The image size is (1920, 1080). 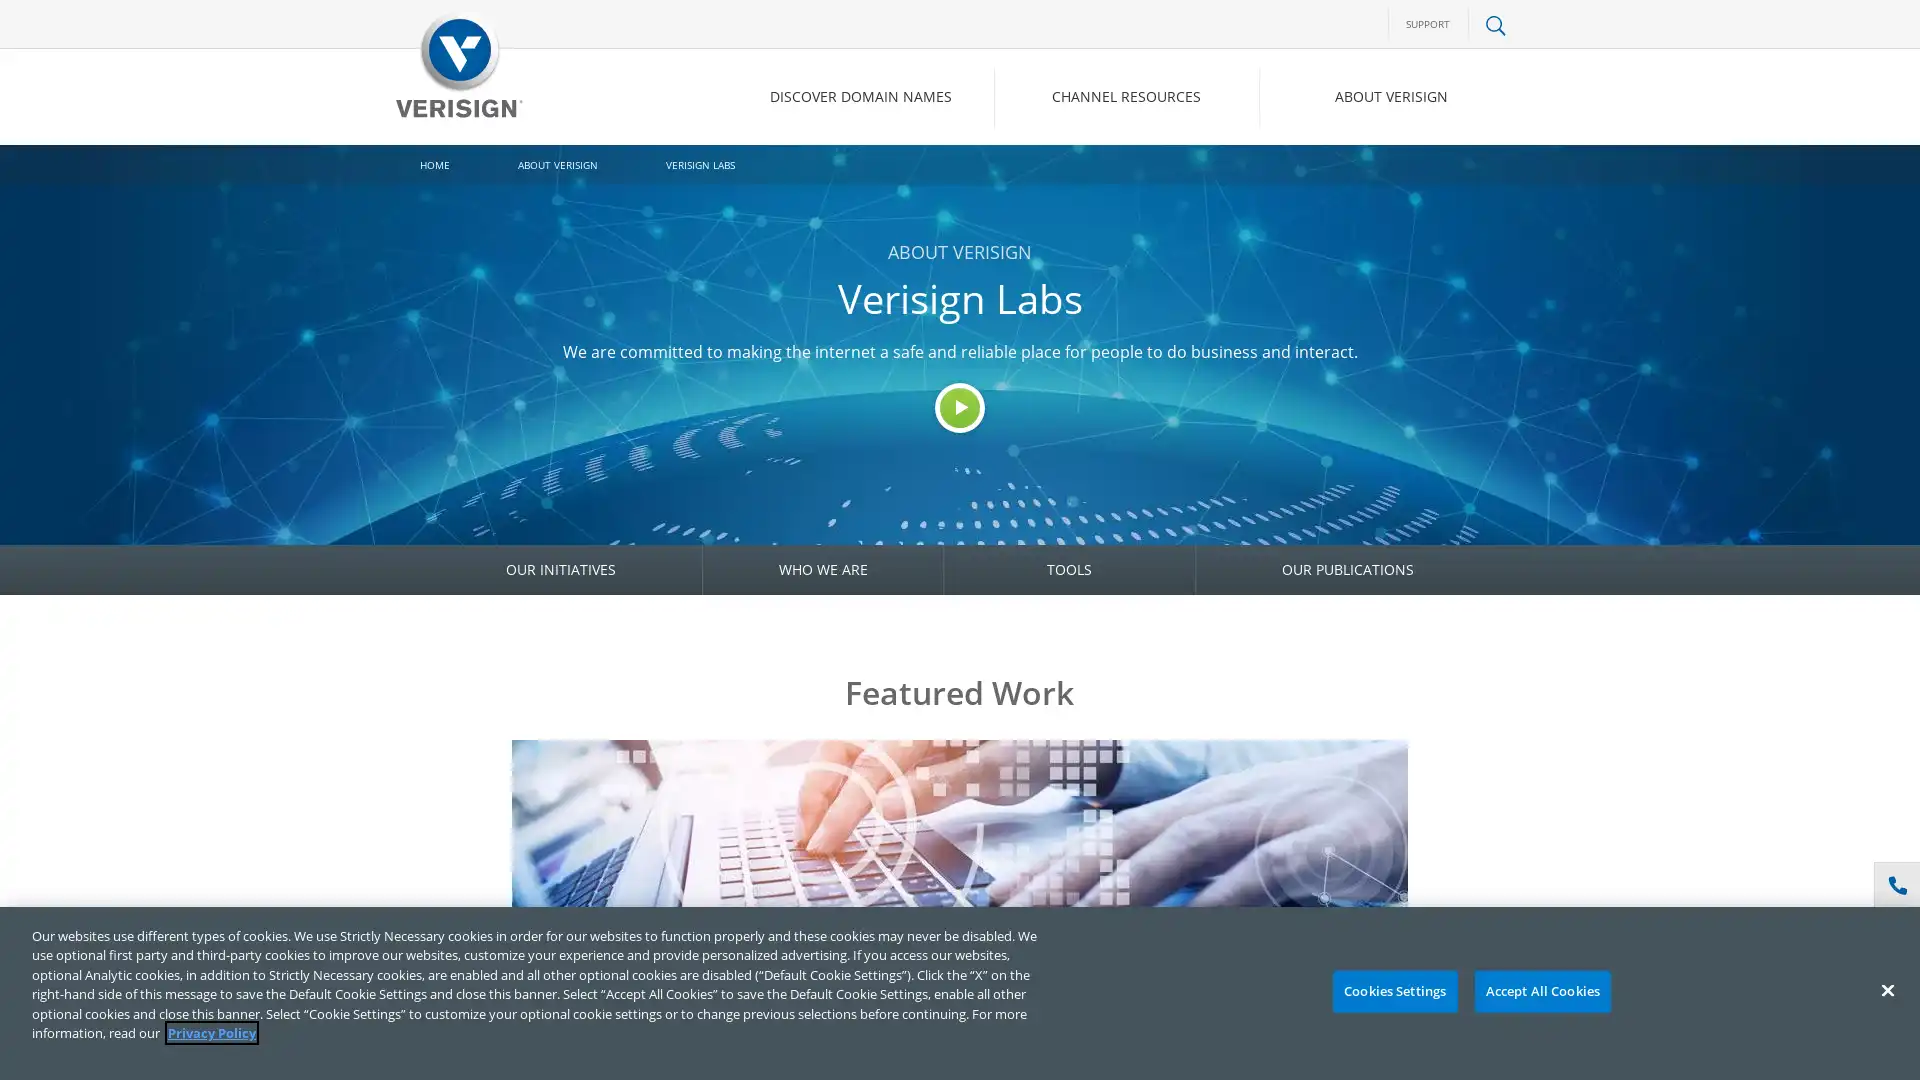 What do you see at coordinates (1334, 181) in the screenshot?
I see `Search` at bounding box center [1334, 181].